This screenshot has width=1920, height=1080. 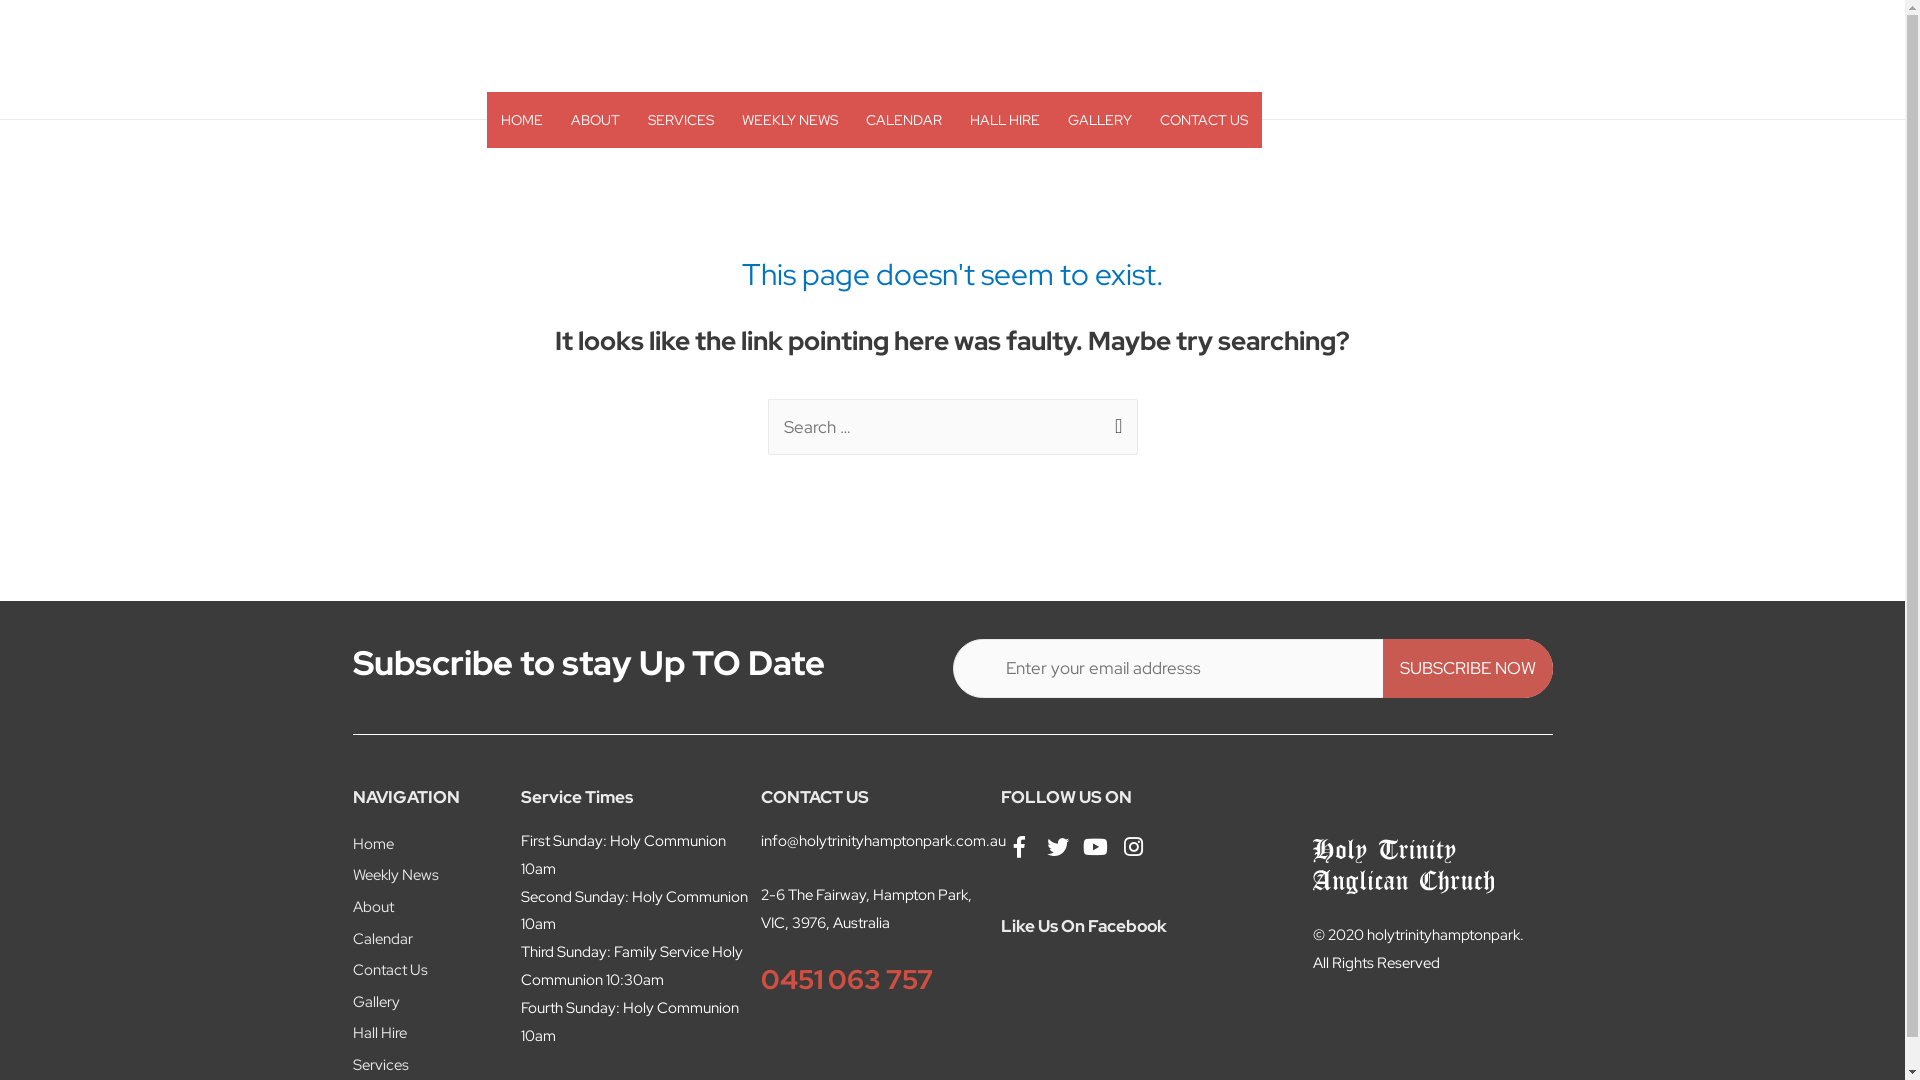 I want to click on 'Gallery', so click(x=375, y=1002).